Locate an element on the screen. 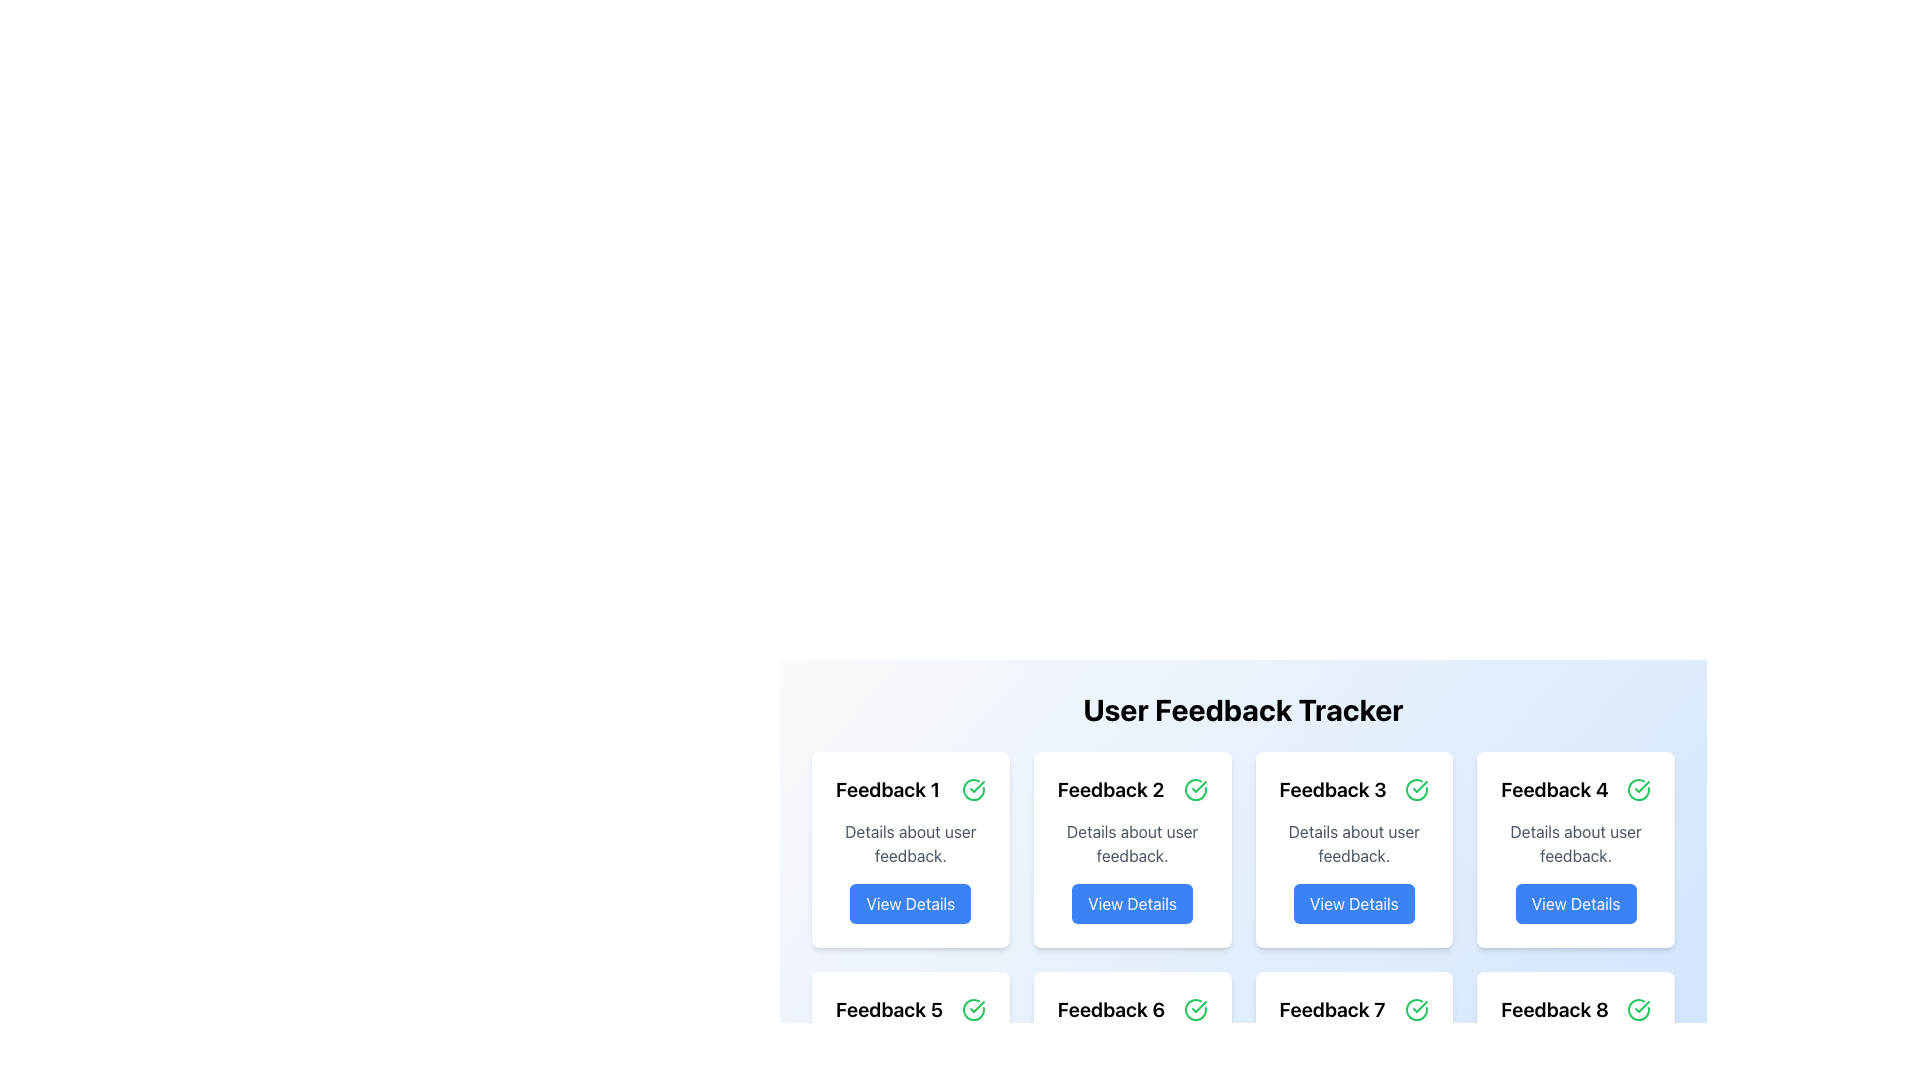  the SVG icon representing a checkmark status indicator located on the top-right side of the second feedback card in the first row of the feedback grid is located at coordinates (1199, 785).